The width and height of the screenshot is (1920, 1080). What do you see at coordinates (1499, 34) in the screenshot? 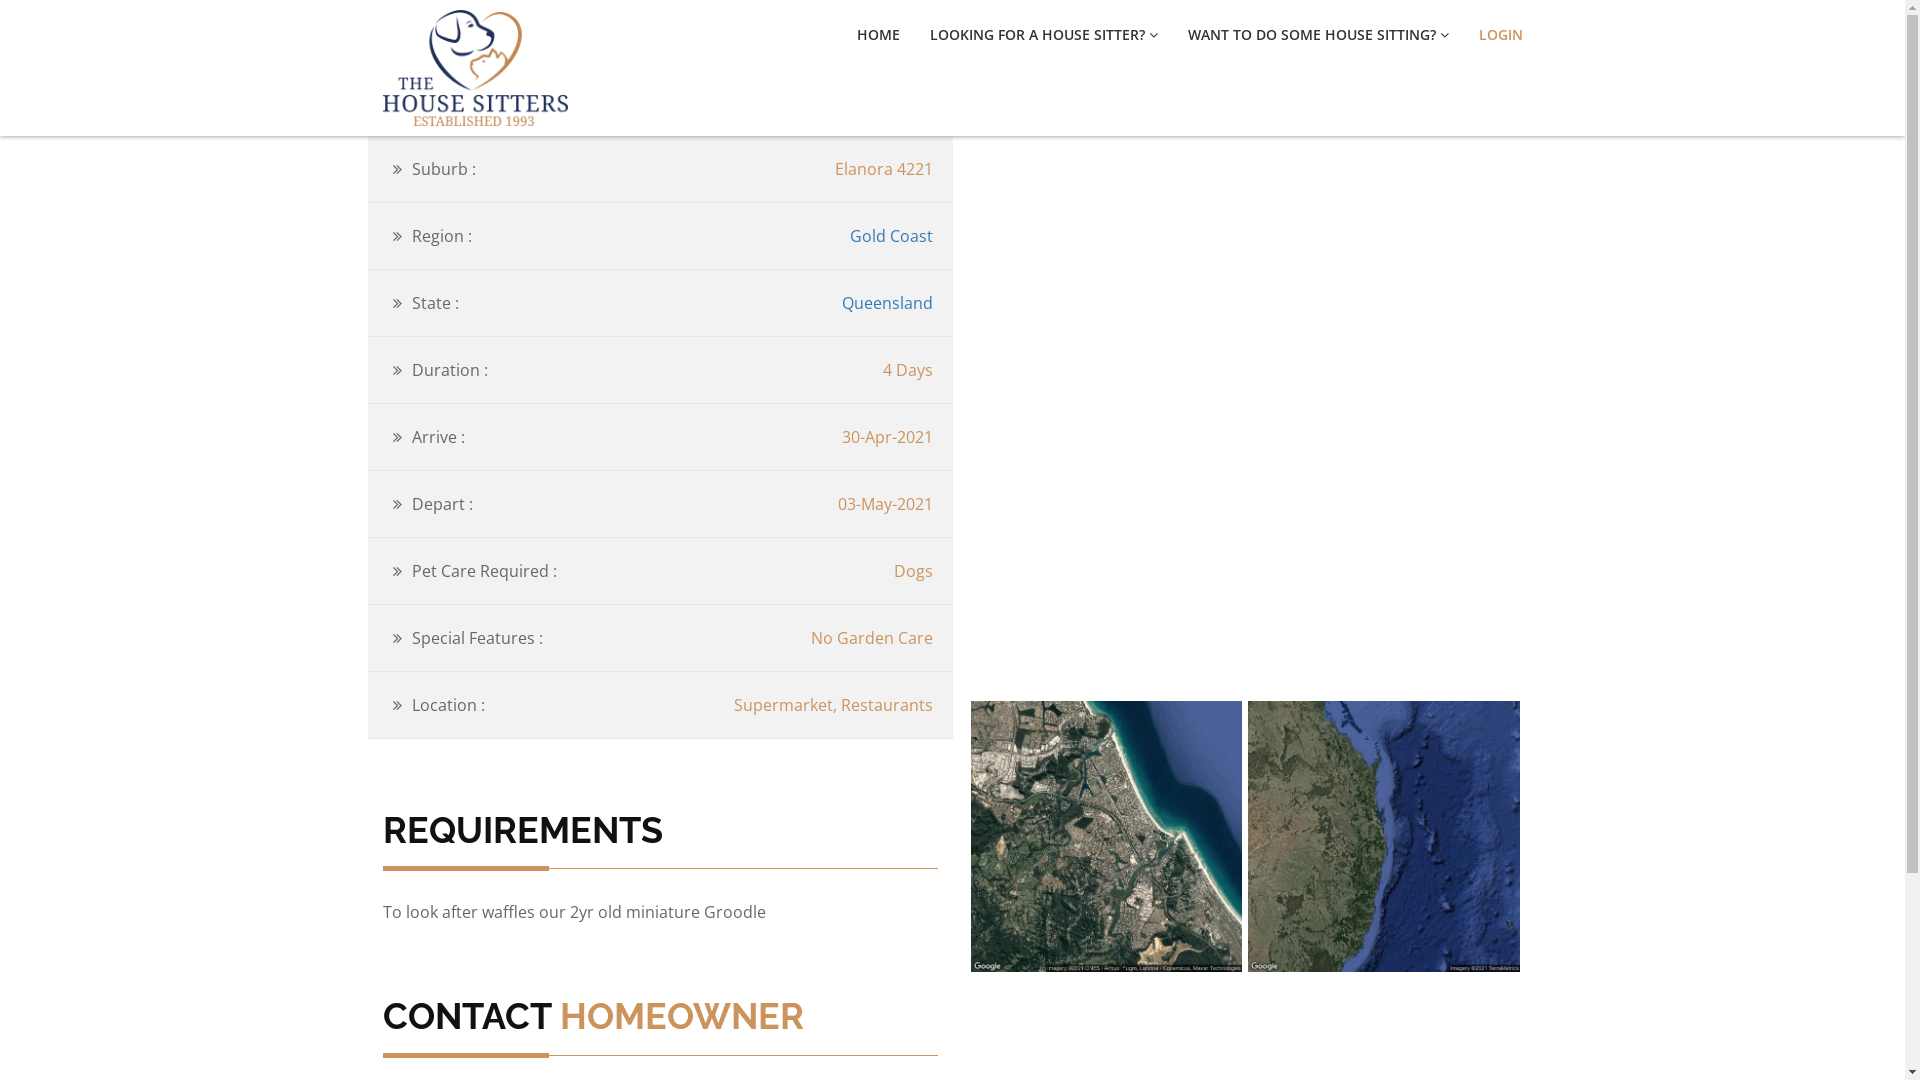
I see `'LOGIN'` at bounding box center [1499, 34].